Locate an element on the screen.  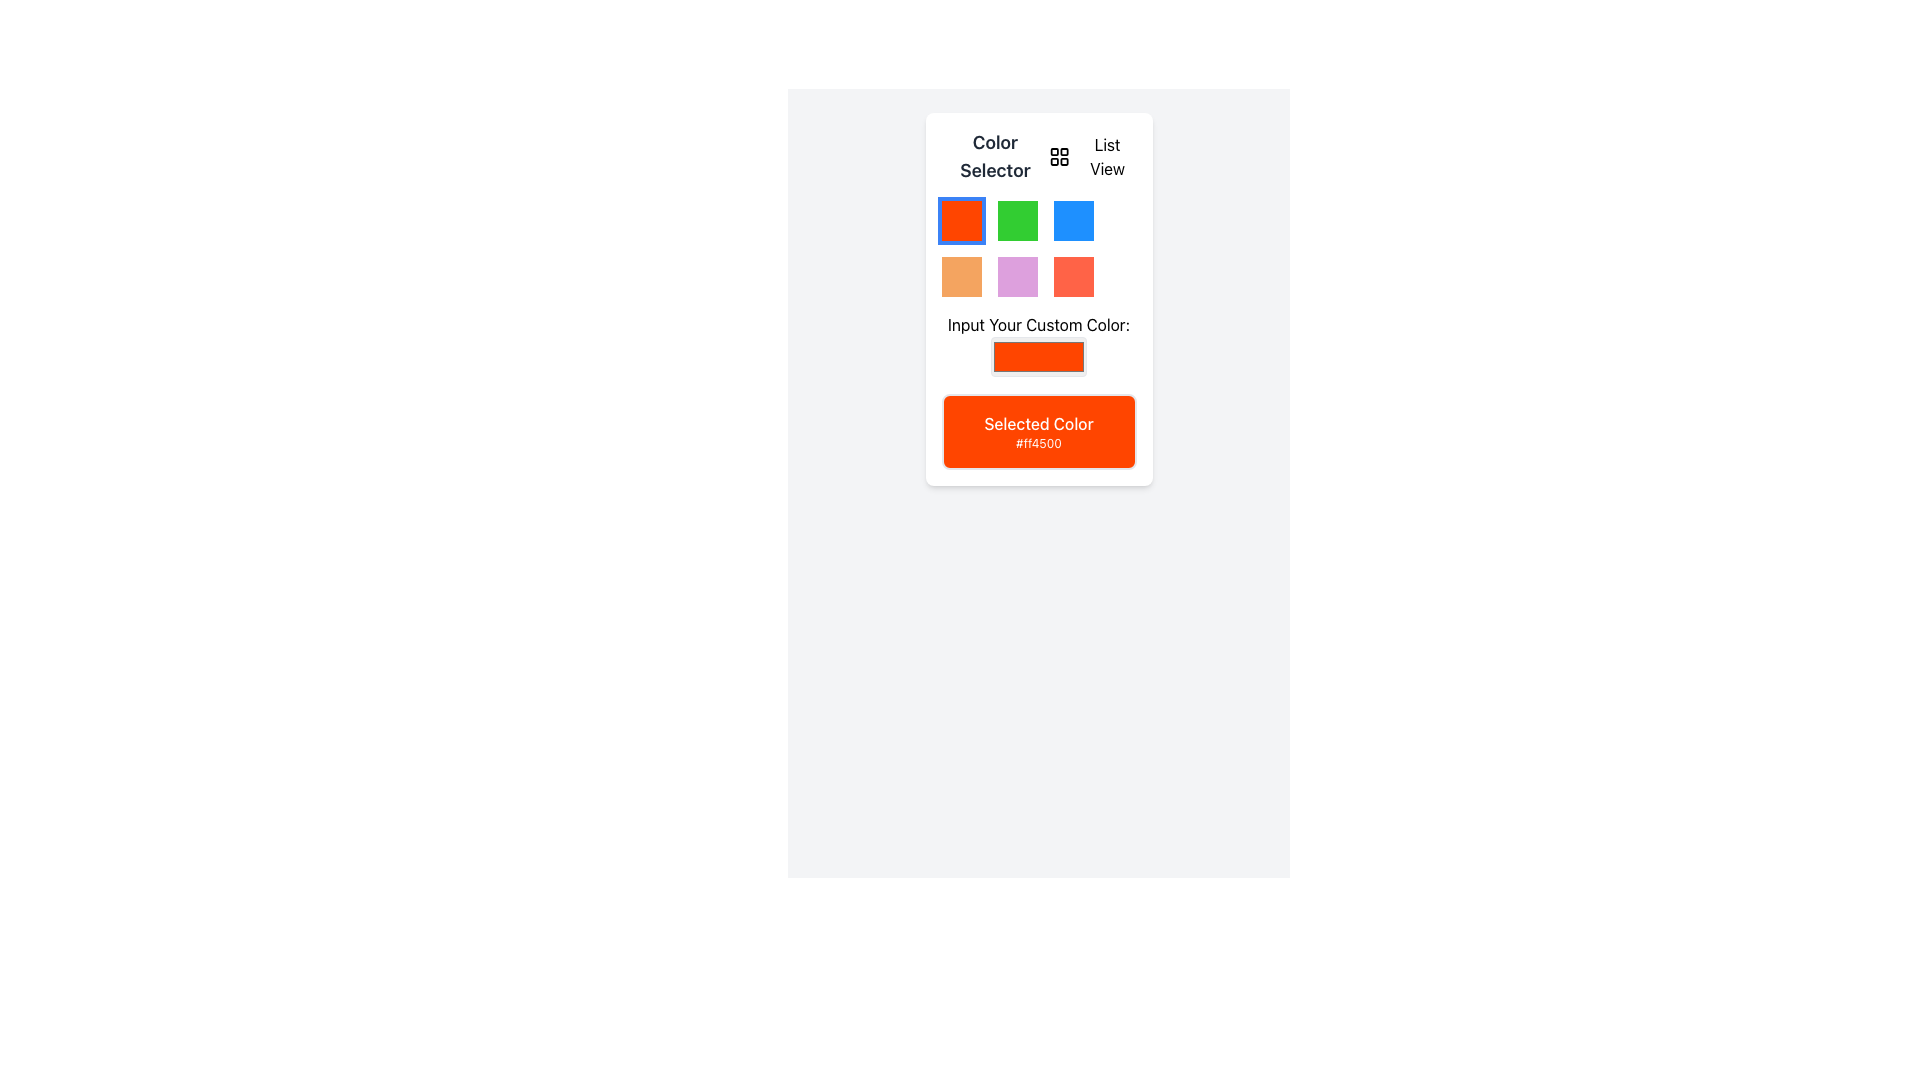
the Static Text displaying the hexadecimal color code, which is located beneath the 'Selected Color' label and centered within the section is located at coordinates (1038, 442).